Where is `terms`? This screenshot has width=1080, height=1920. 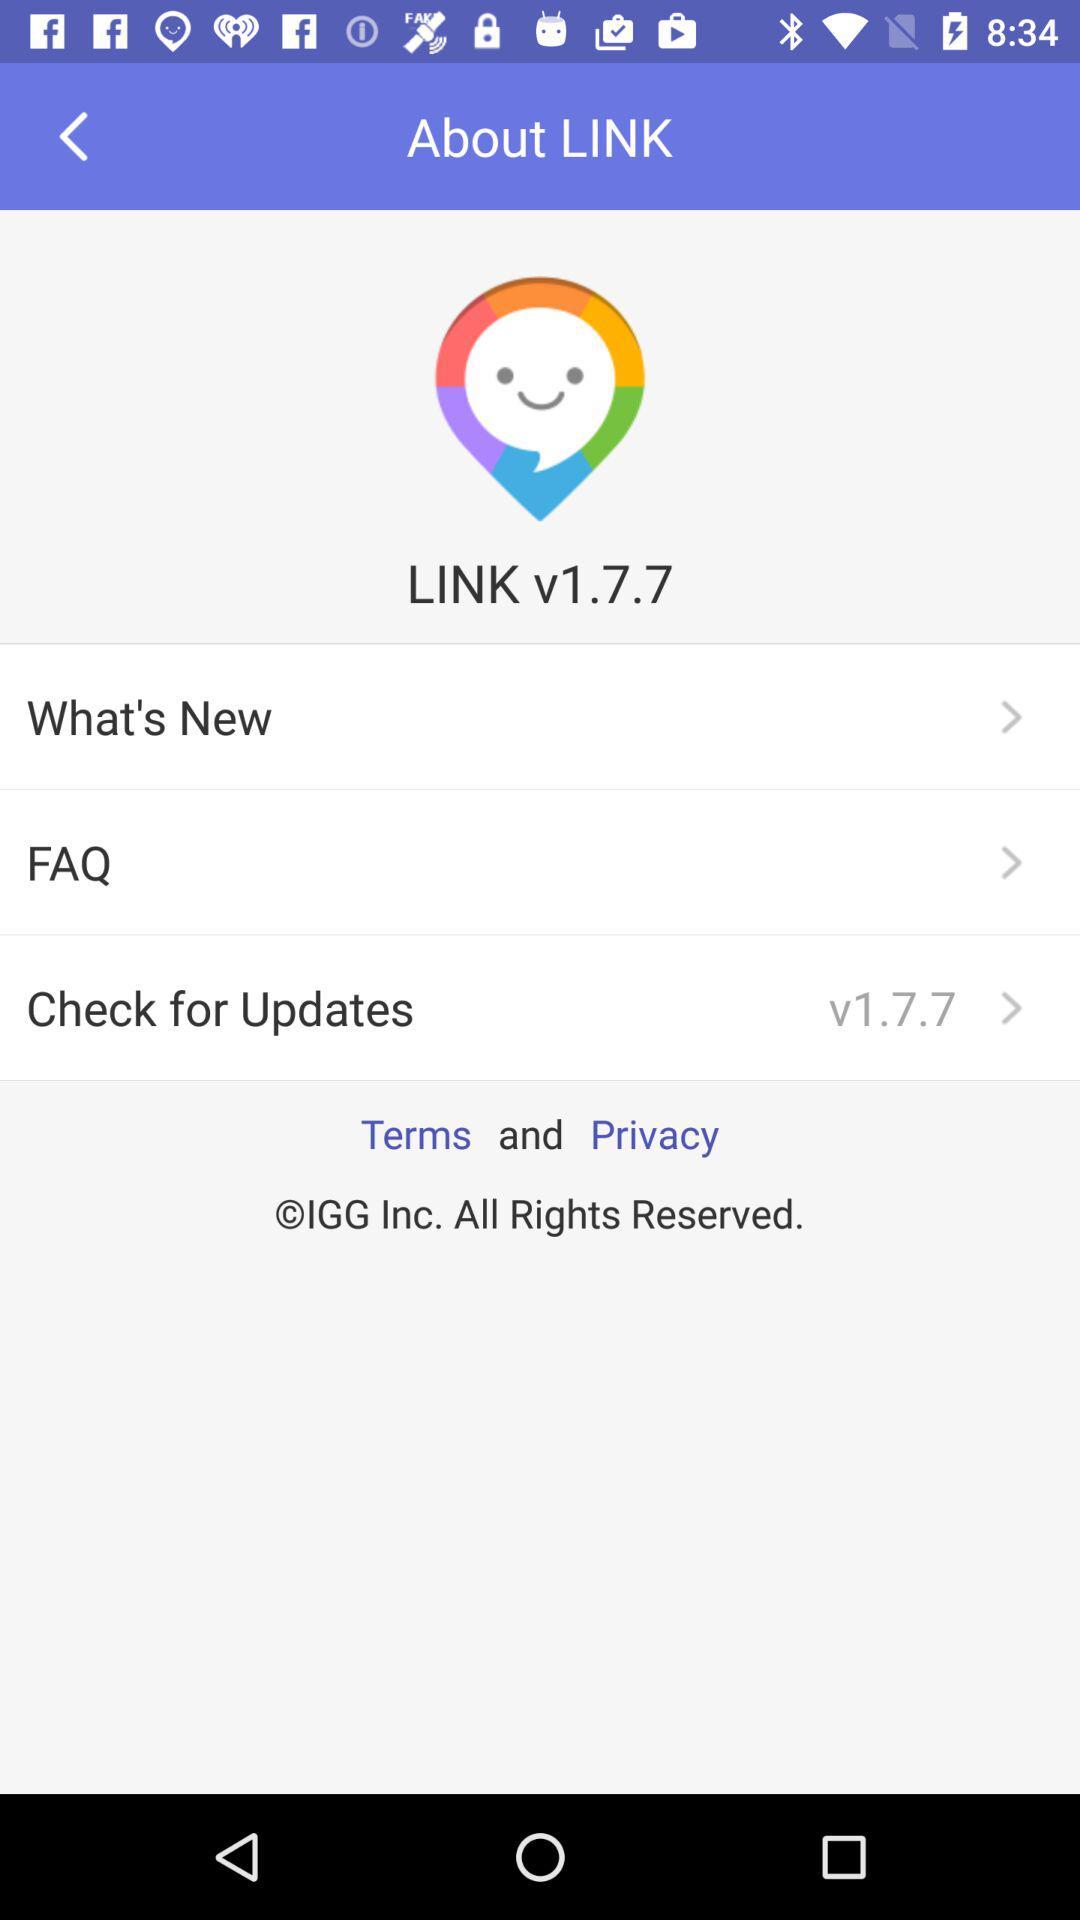 terms is located at coordinates (415, 1133).